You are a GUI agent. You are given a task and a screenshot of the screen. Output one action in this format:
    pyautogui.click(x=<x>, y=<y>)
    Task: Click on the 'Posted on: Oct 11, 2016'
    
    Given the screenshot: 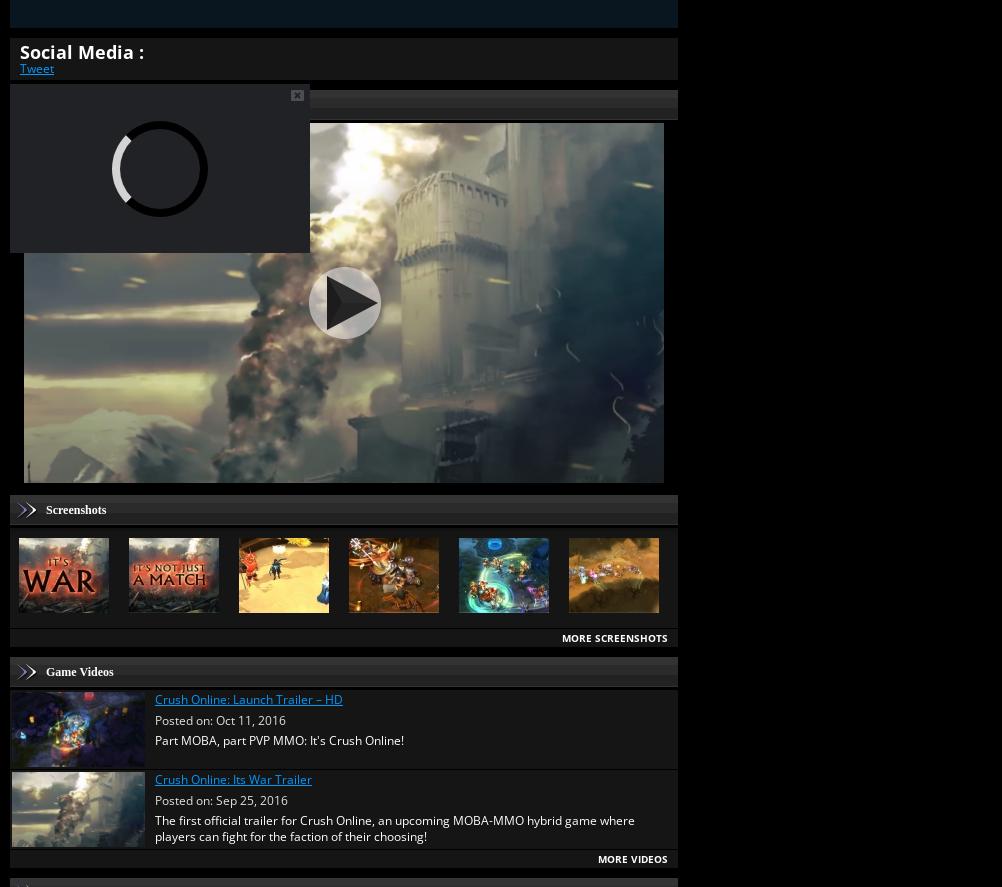 What is the action you would take?
    pyautogui.click(x=220, y=719)
    